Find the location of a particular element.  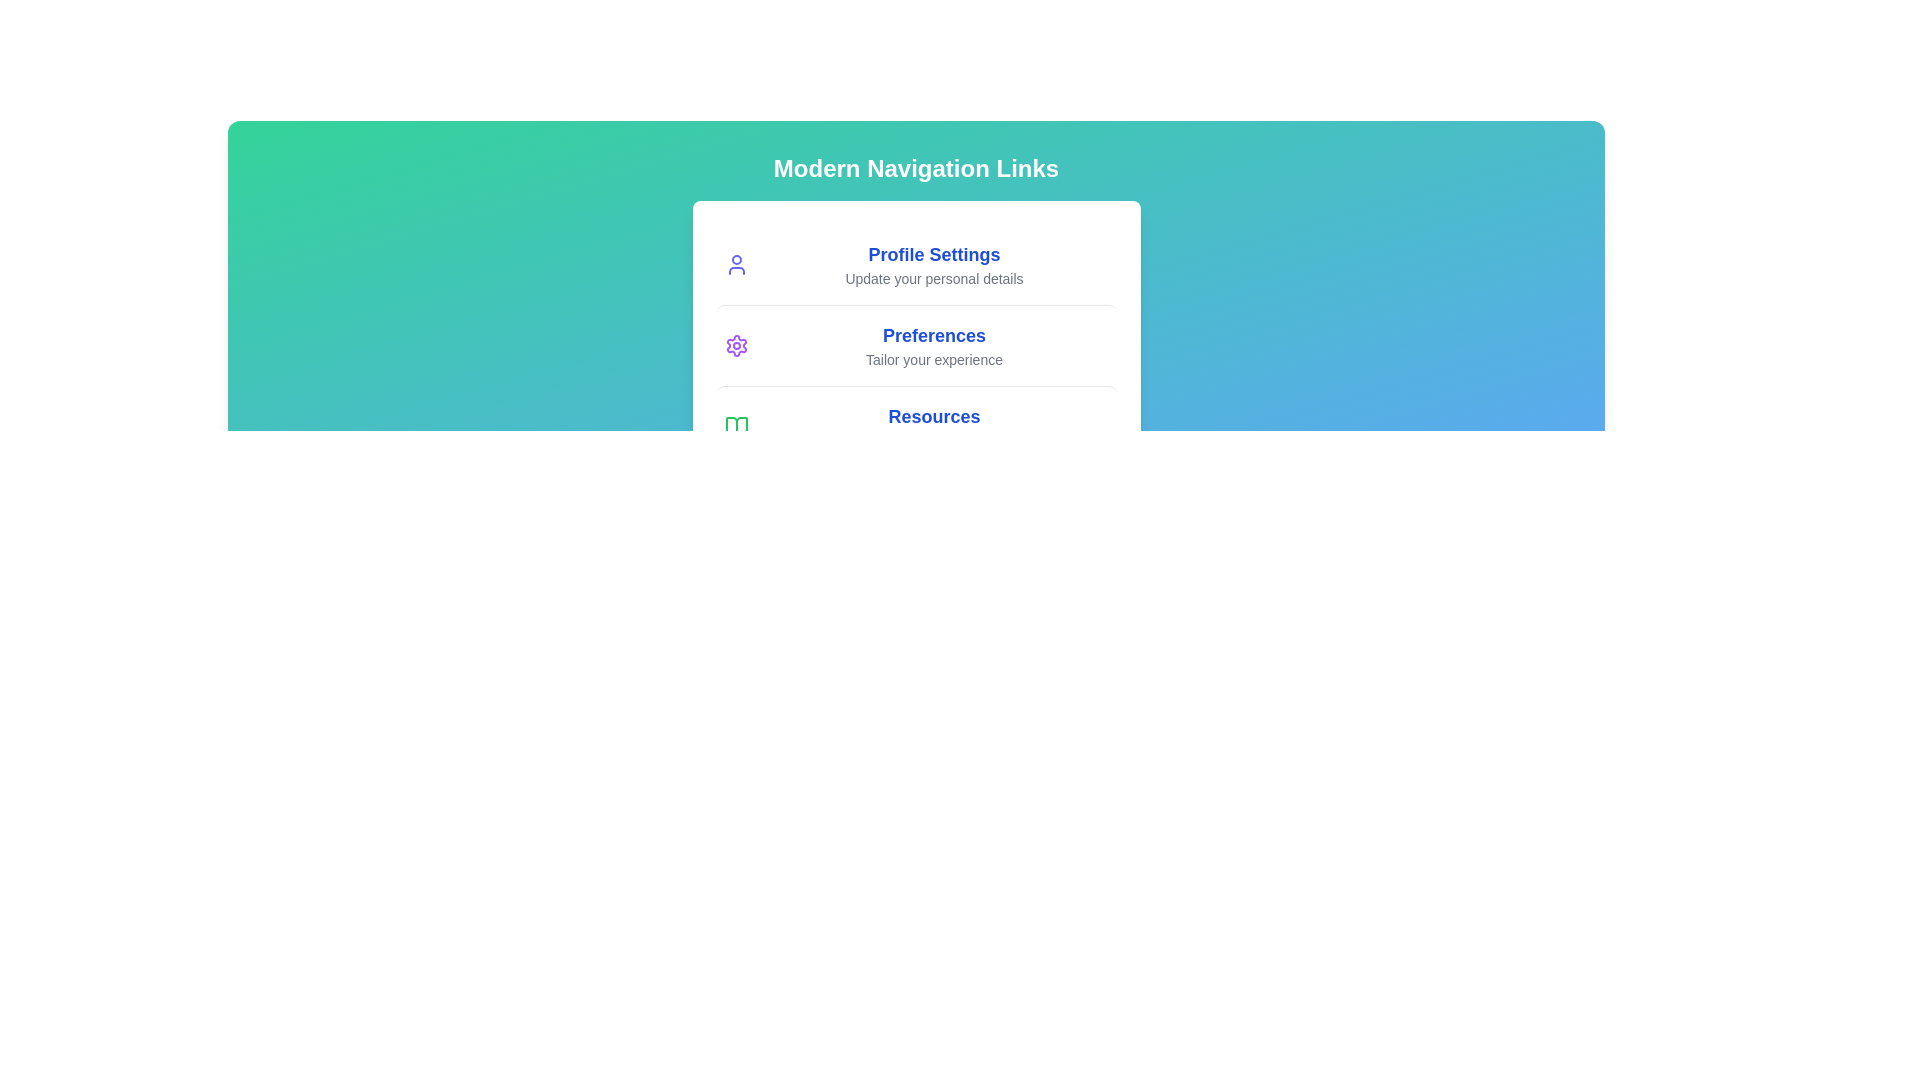

the Profile Settings icon located in the first item of the vertical navigation list, positioned to the left of the text 'Profile Settings' is located at coordinates (735, 264).